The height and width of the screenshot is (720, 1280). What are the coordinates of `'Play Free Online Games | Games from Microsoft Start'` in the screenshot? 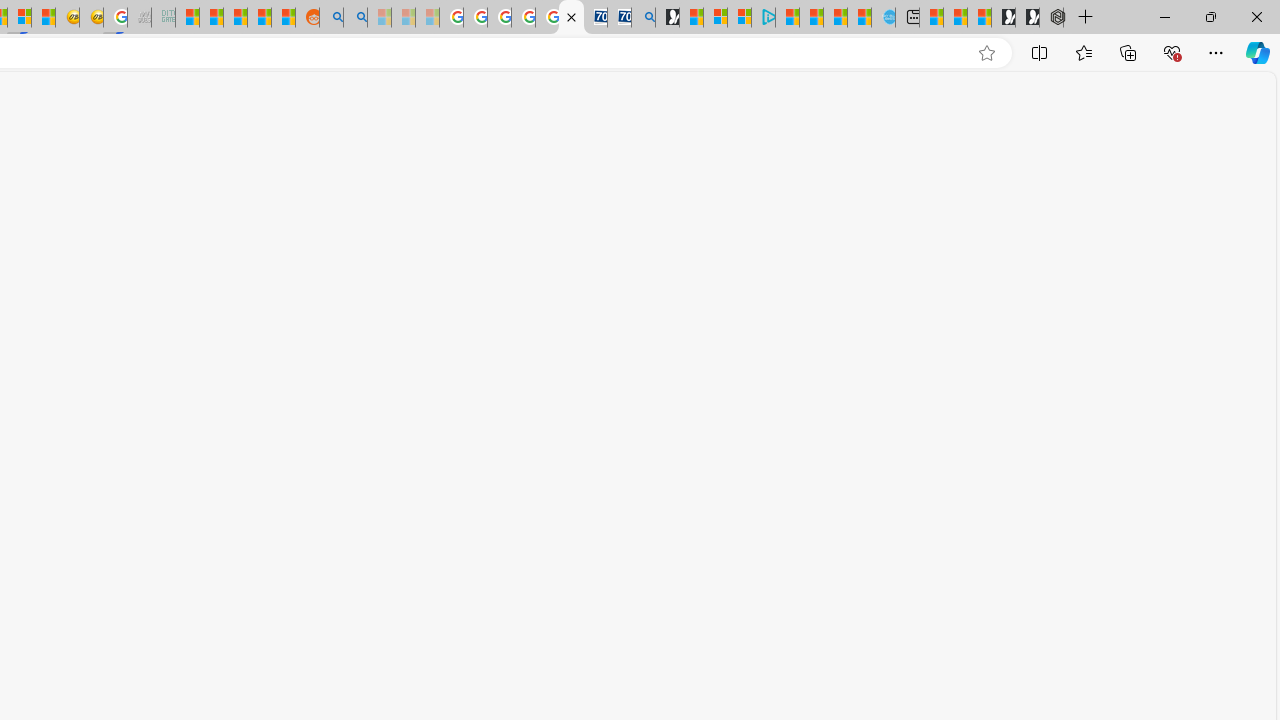 It's located at (1027, 17).